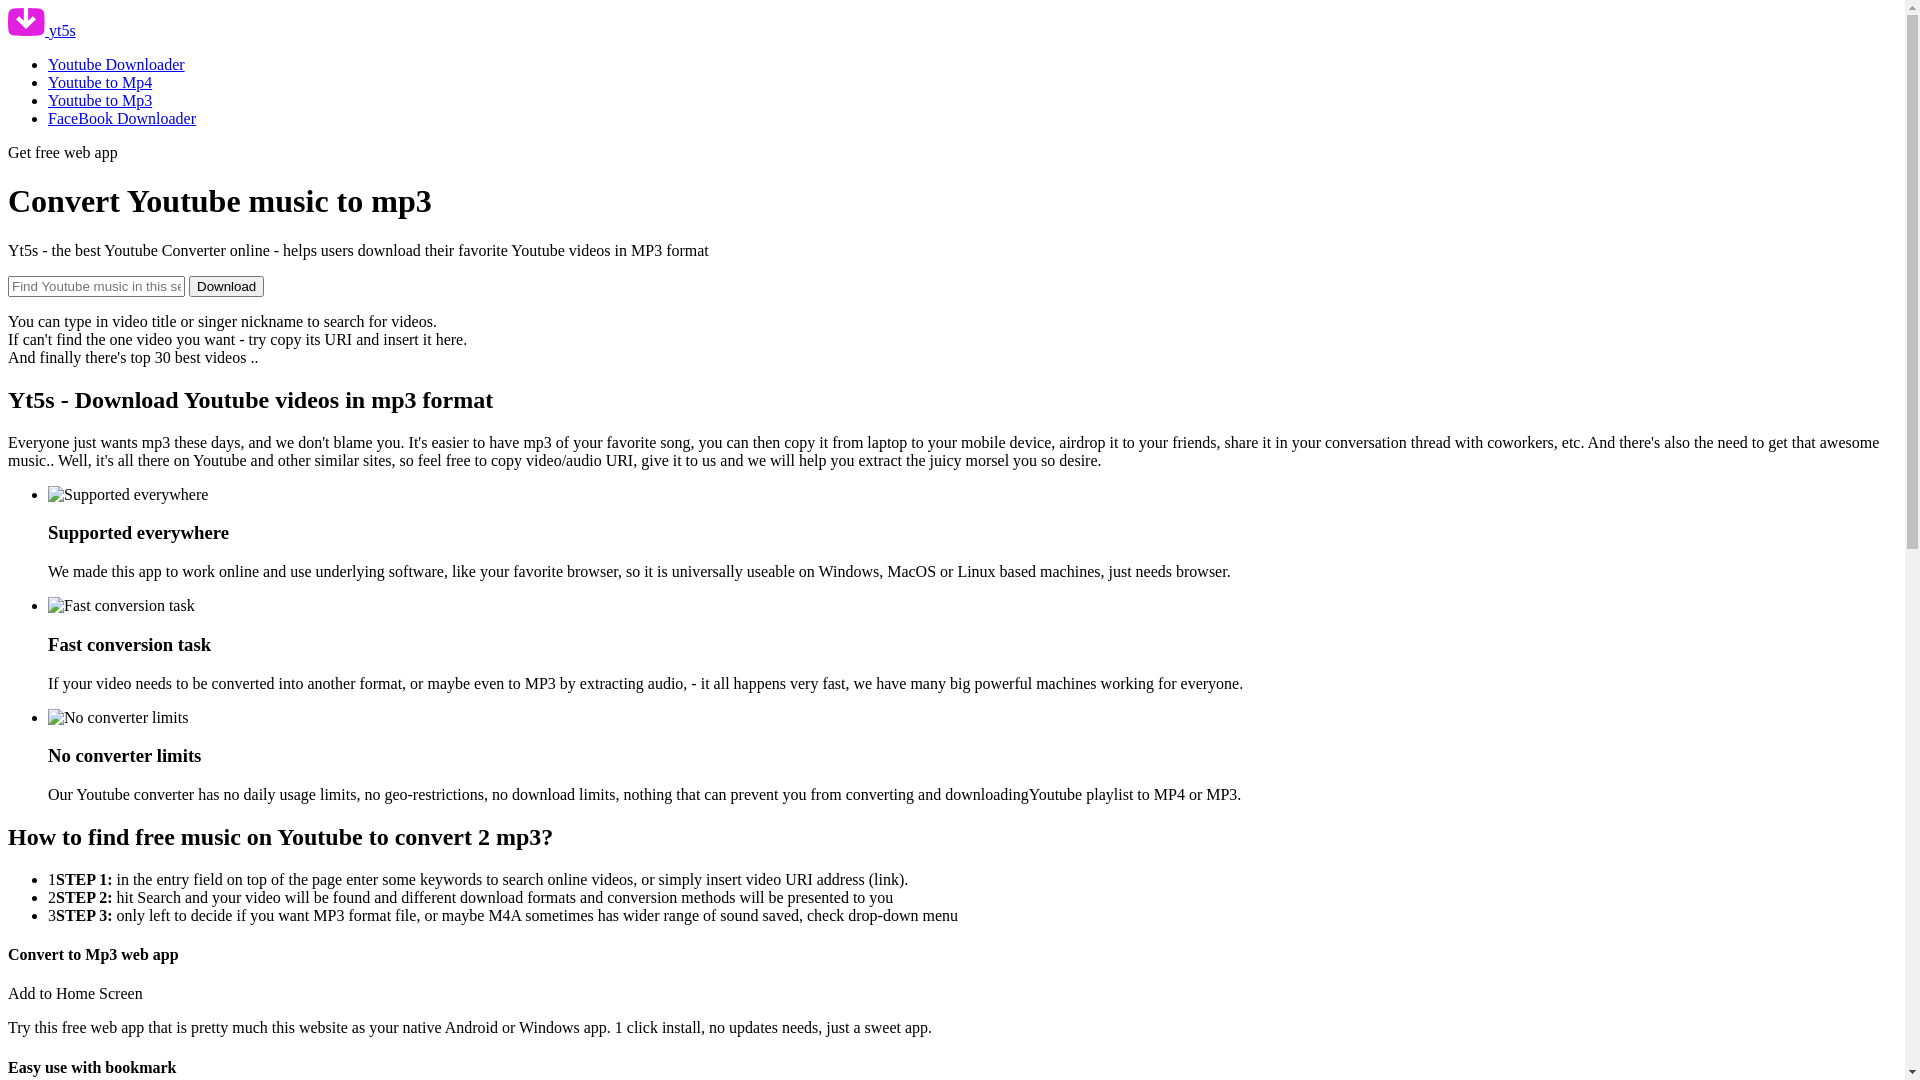 The width and height of the screenshot is (1920, 1080). What do you see at coordinates (99, 81) in the screenshot?
I see `'Youtube to Mp4'` at bounding box center [99, 81].